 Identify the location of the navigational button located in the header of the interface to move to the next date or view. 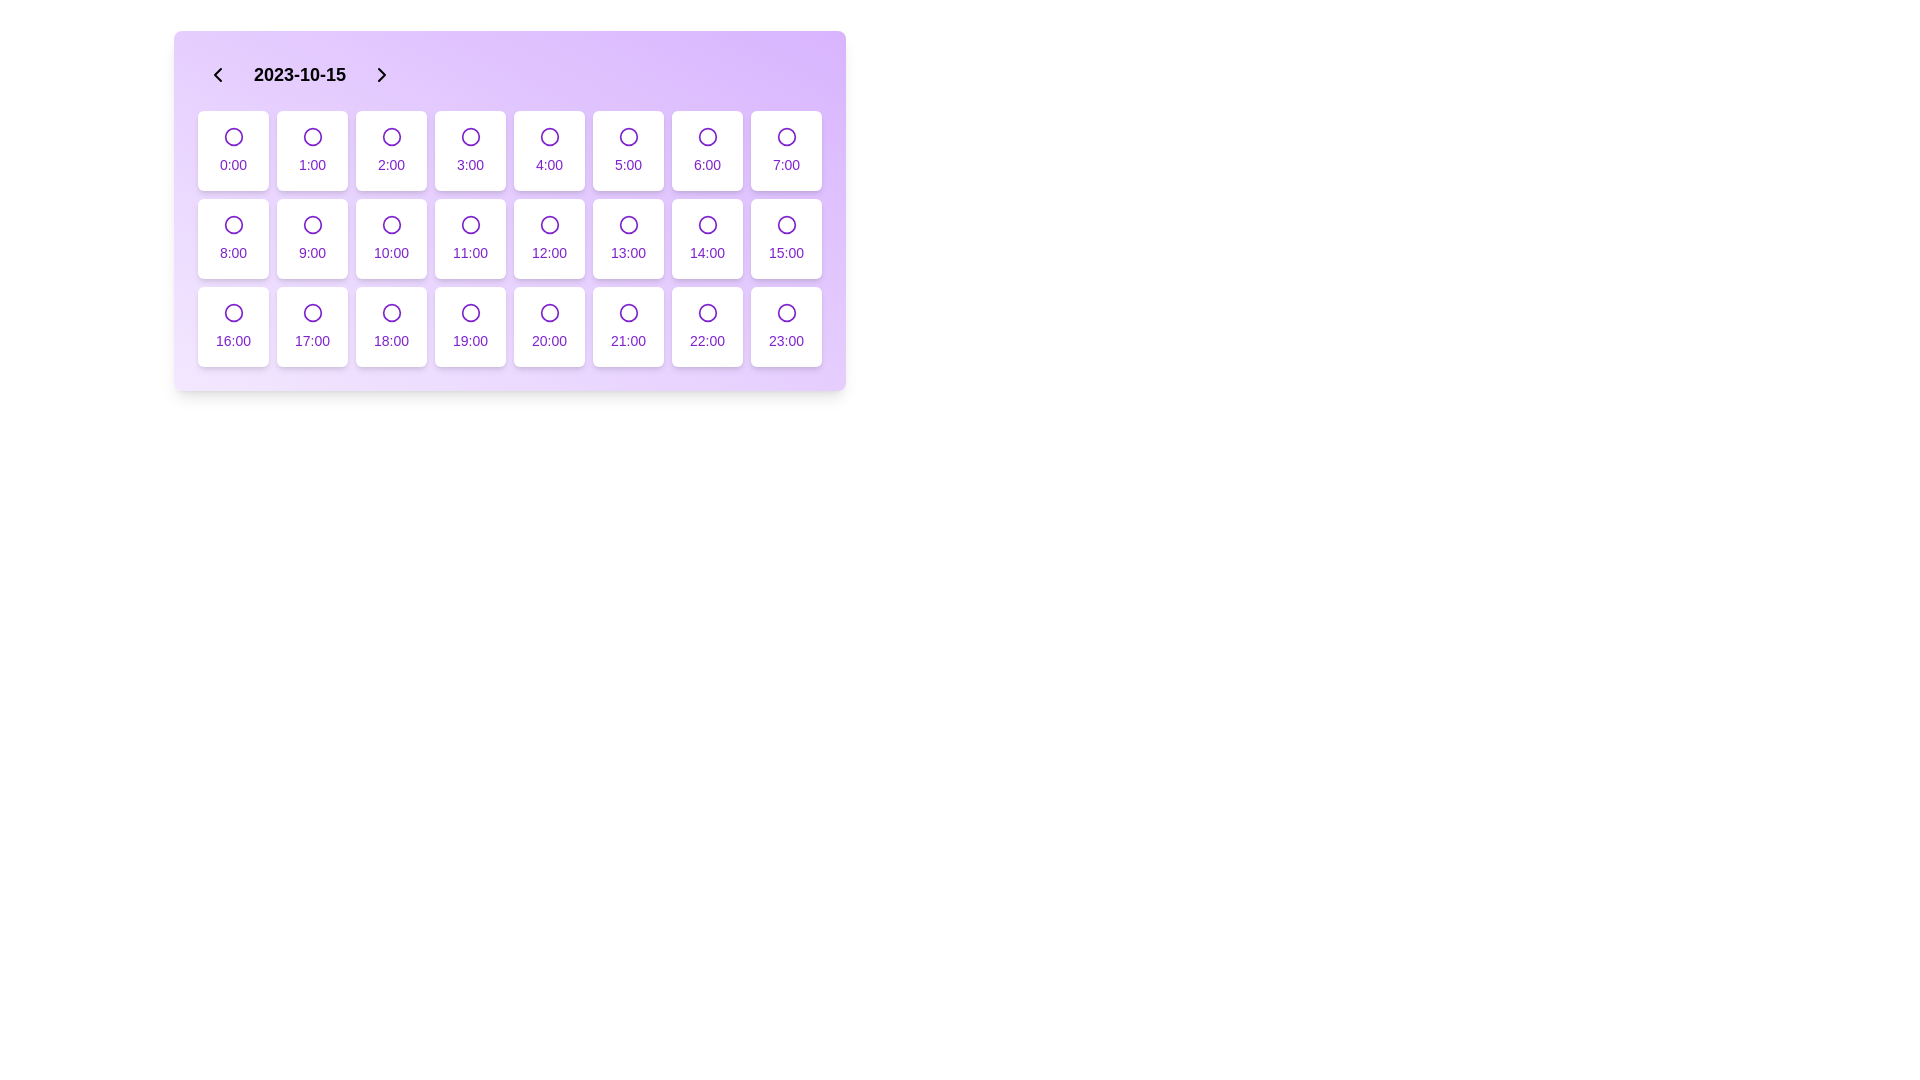
(382, 73).